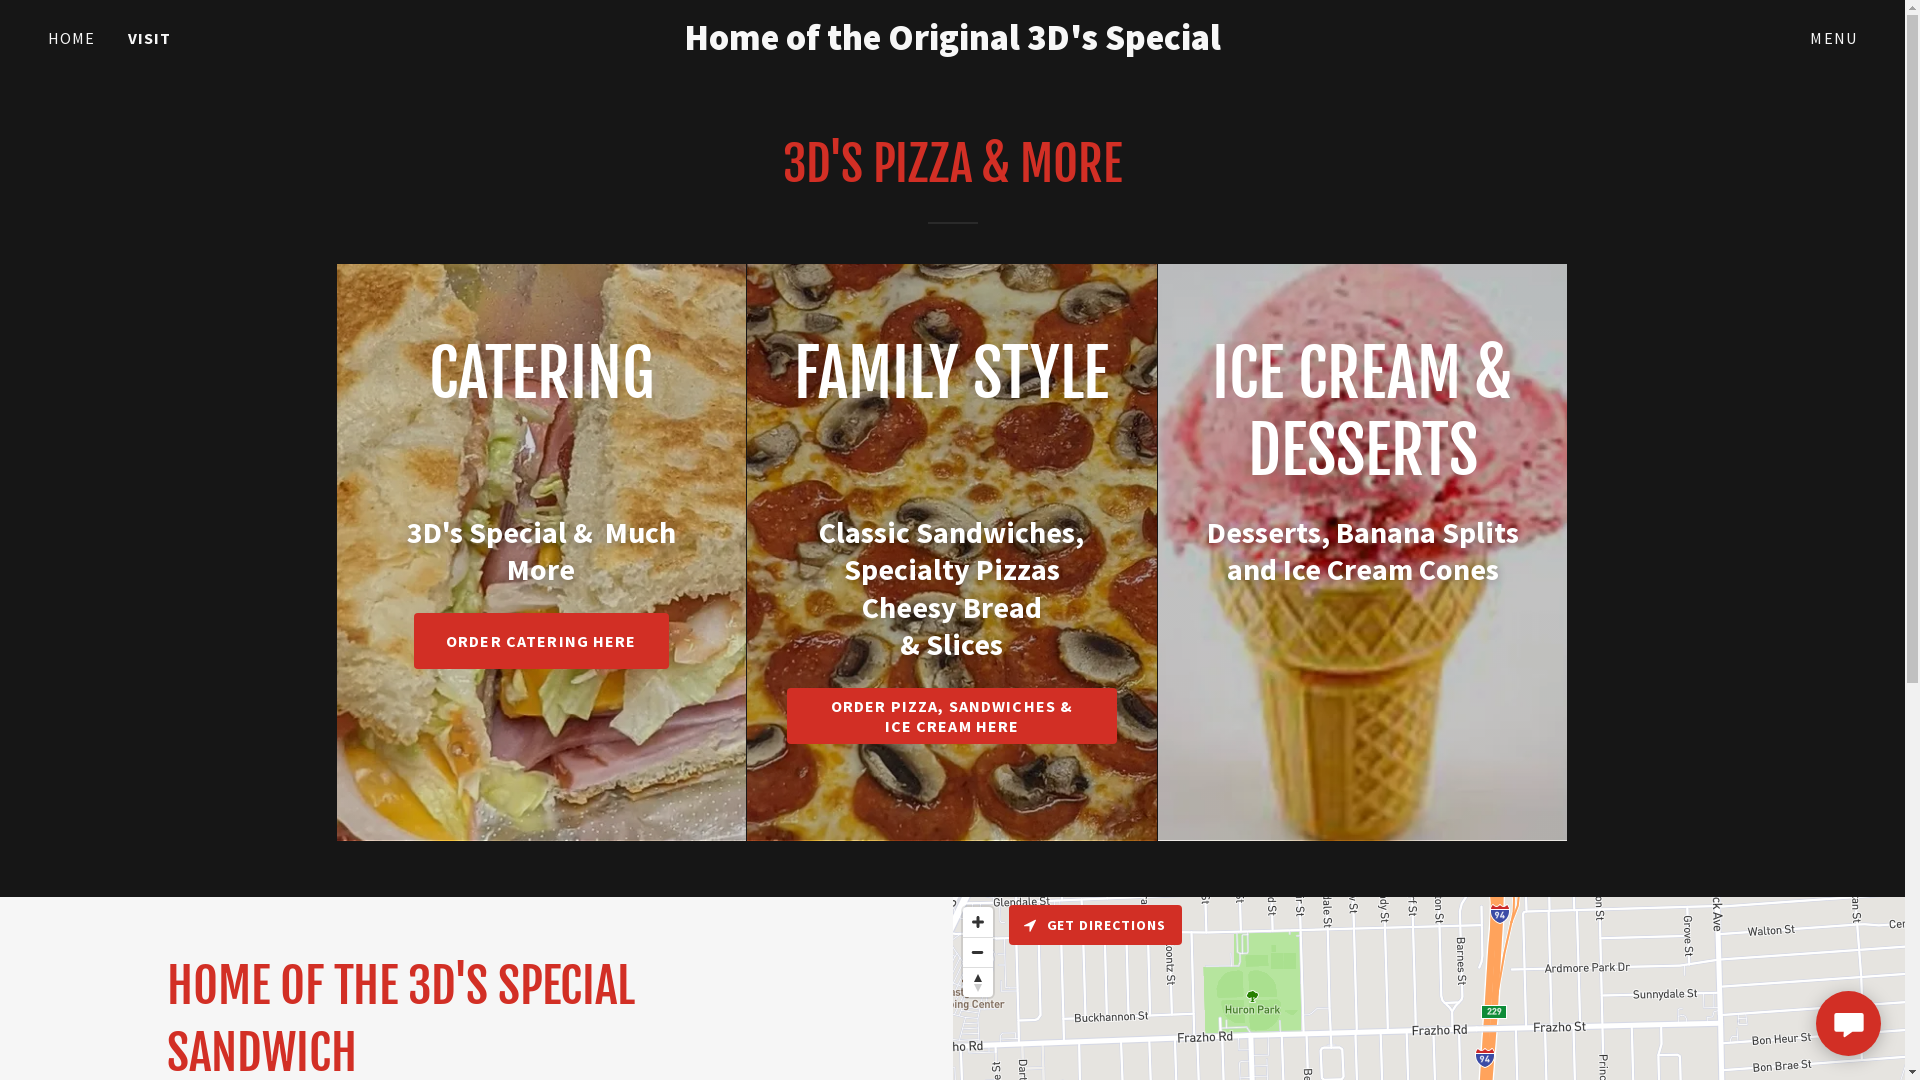 Image resolution: width=1920 pixels, height=1080 pixels. I want to click on 'Home of the Original 3D's Special', so click(651, 43).